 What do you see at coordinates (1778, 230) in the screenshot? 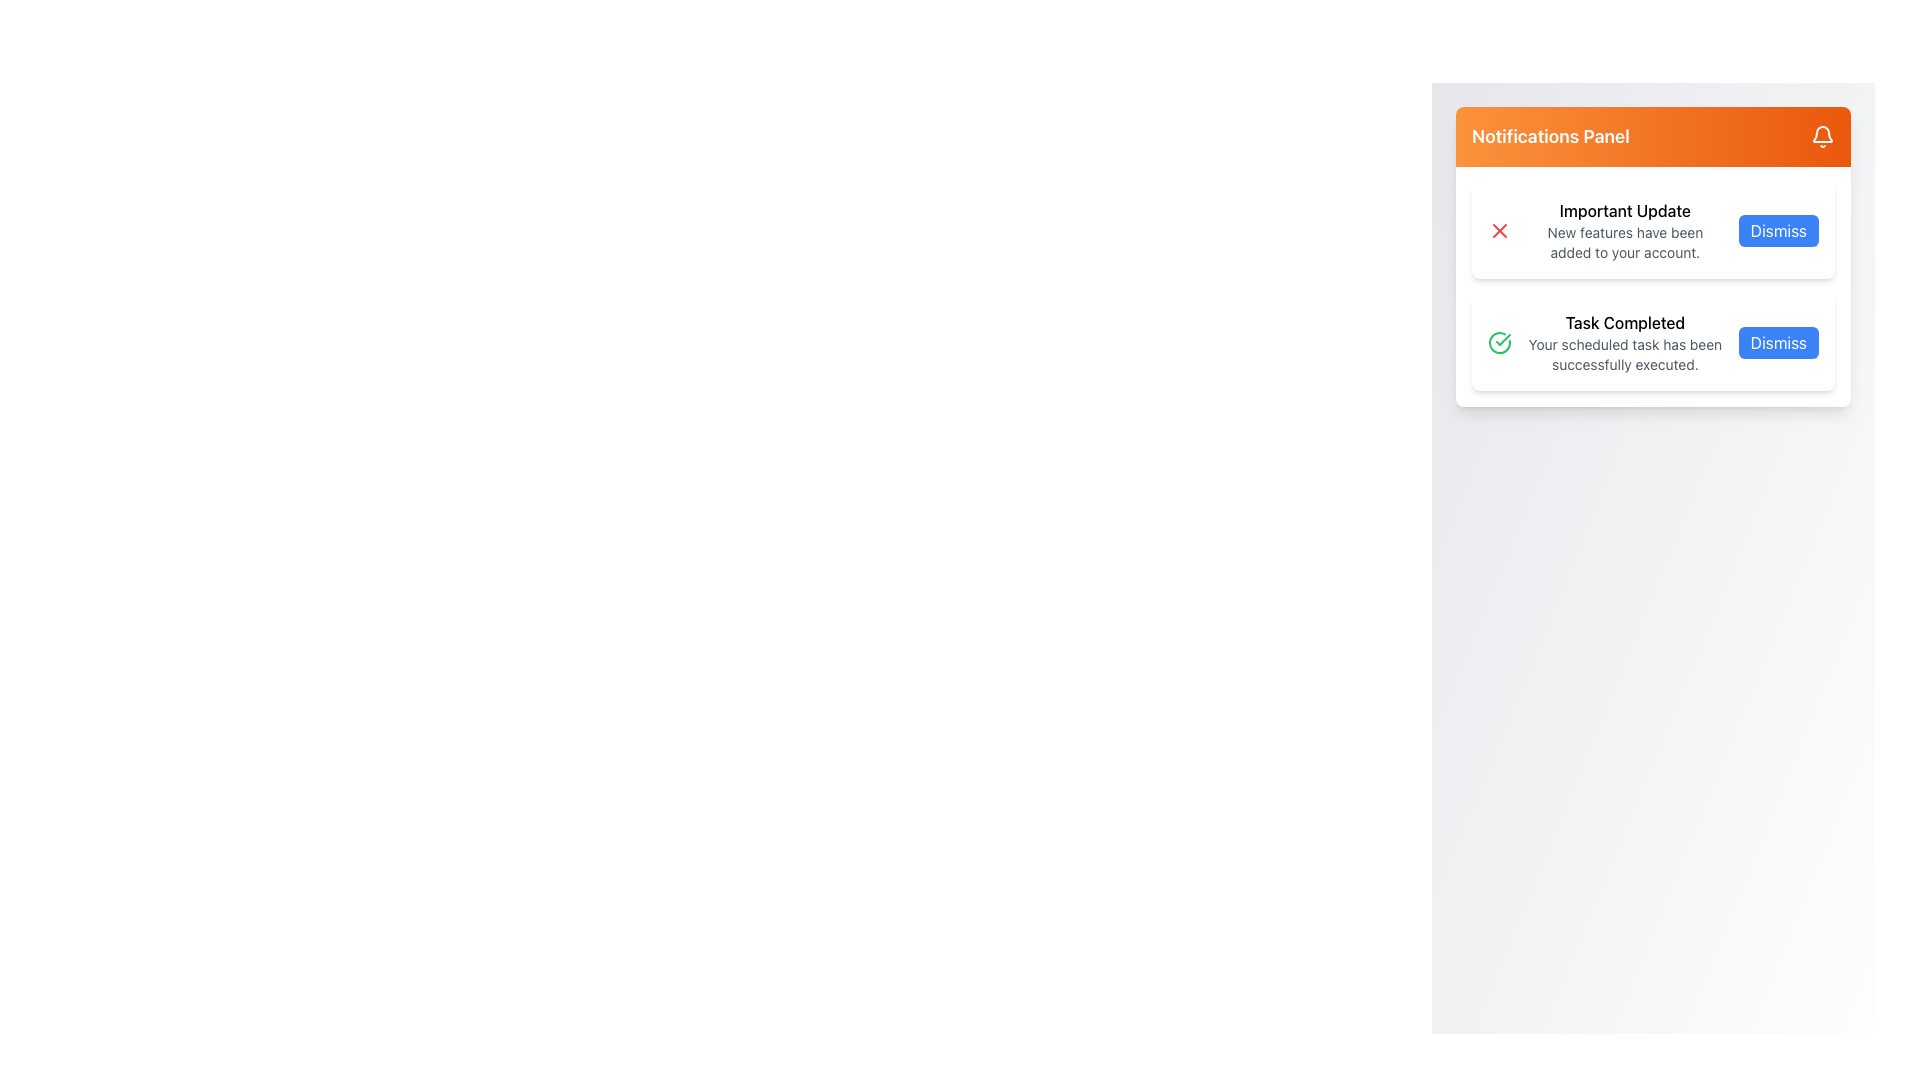
I see `the 'Dismiss' button with a blue background and white text in the Notifications Panel under the 'Important Update' notification` at bounding box center [1778, 230].